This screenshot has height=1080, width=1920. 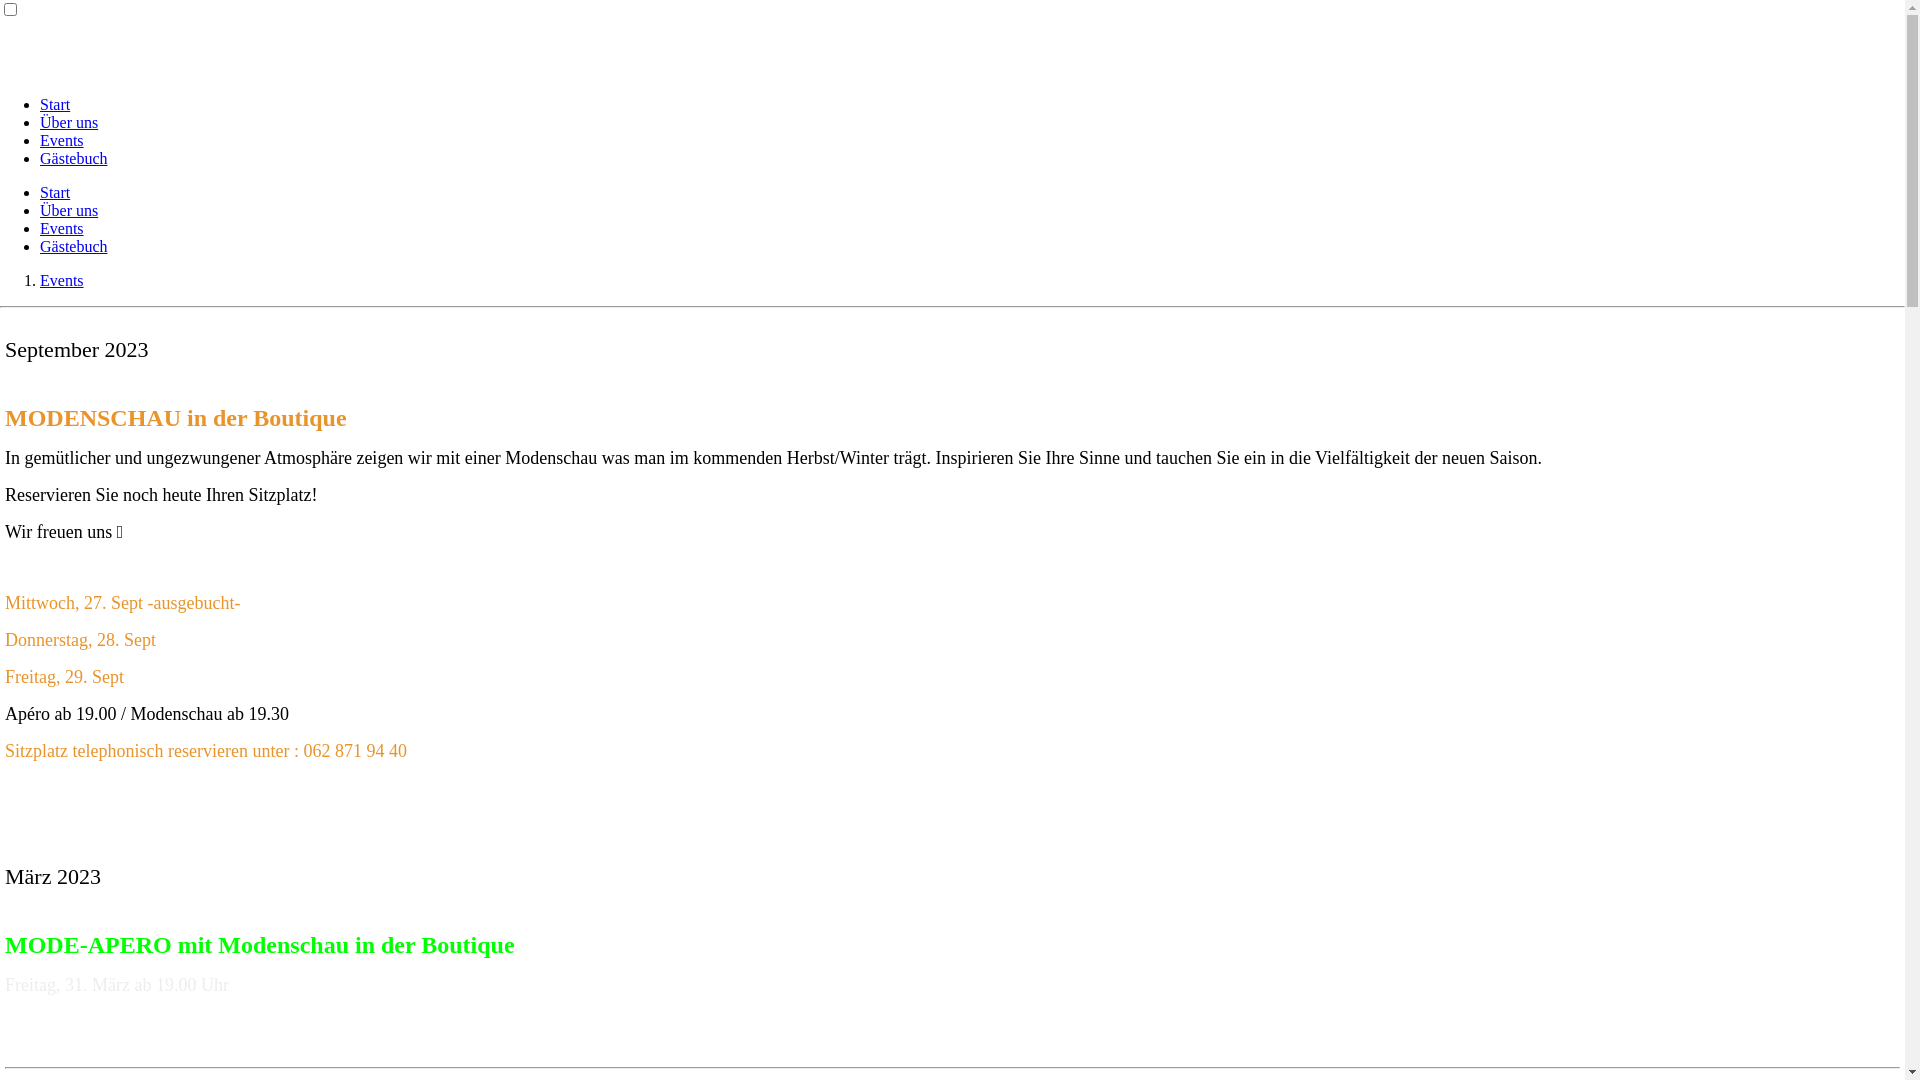 What do you see at coordinates (54, 104) in the screenshot?
I see `'Start'` at bounding box center [54, 104].